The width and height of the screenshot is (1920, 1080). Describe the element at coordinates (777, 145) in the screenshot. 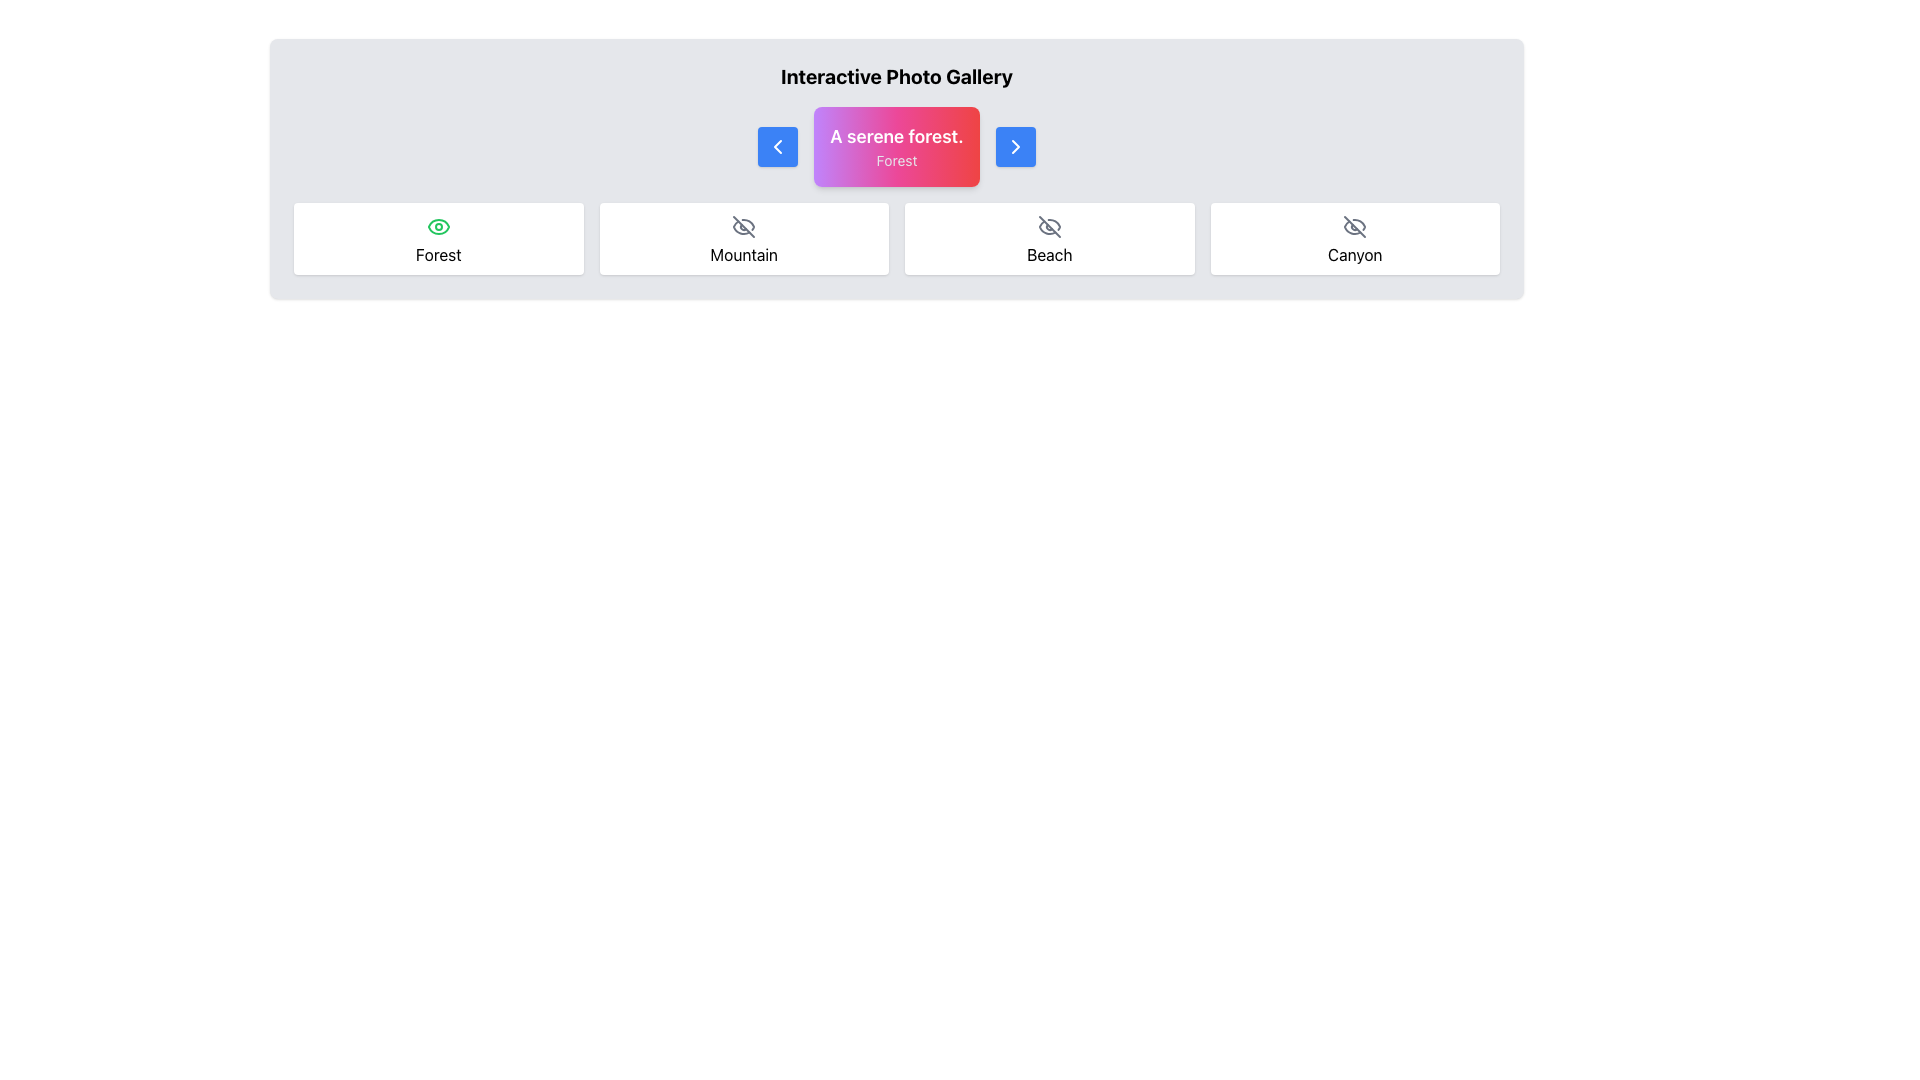

I see `the chevron icon within the blue button` at that location.